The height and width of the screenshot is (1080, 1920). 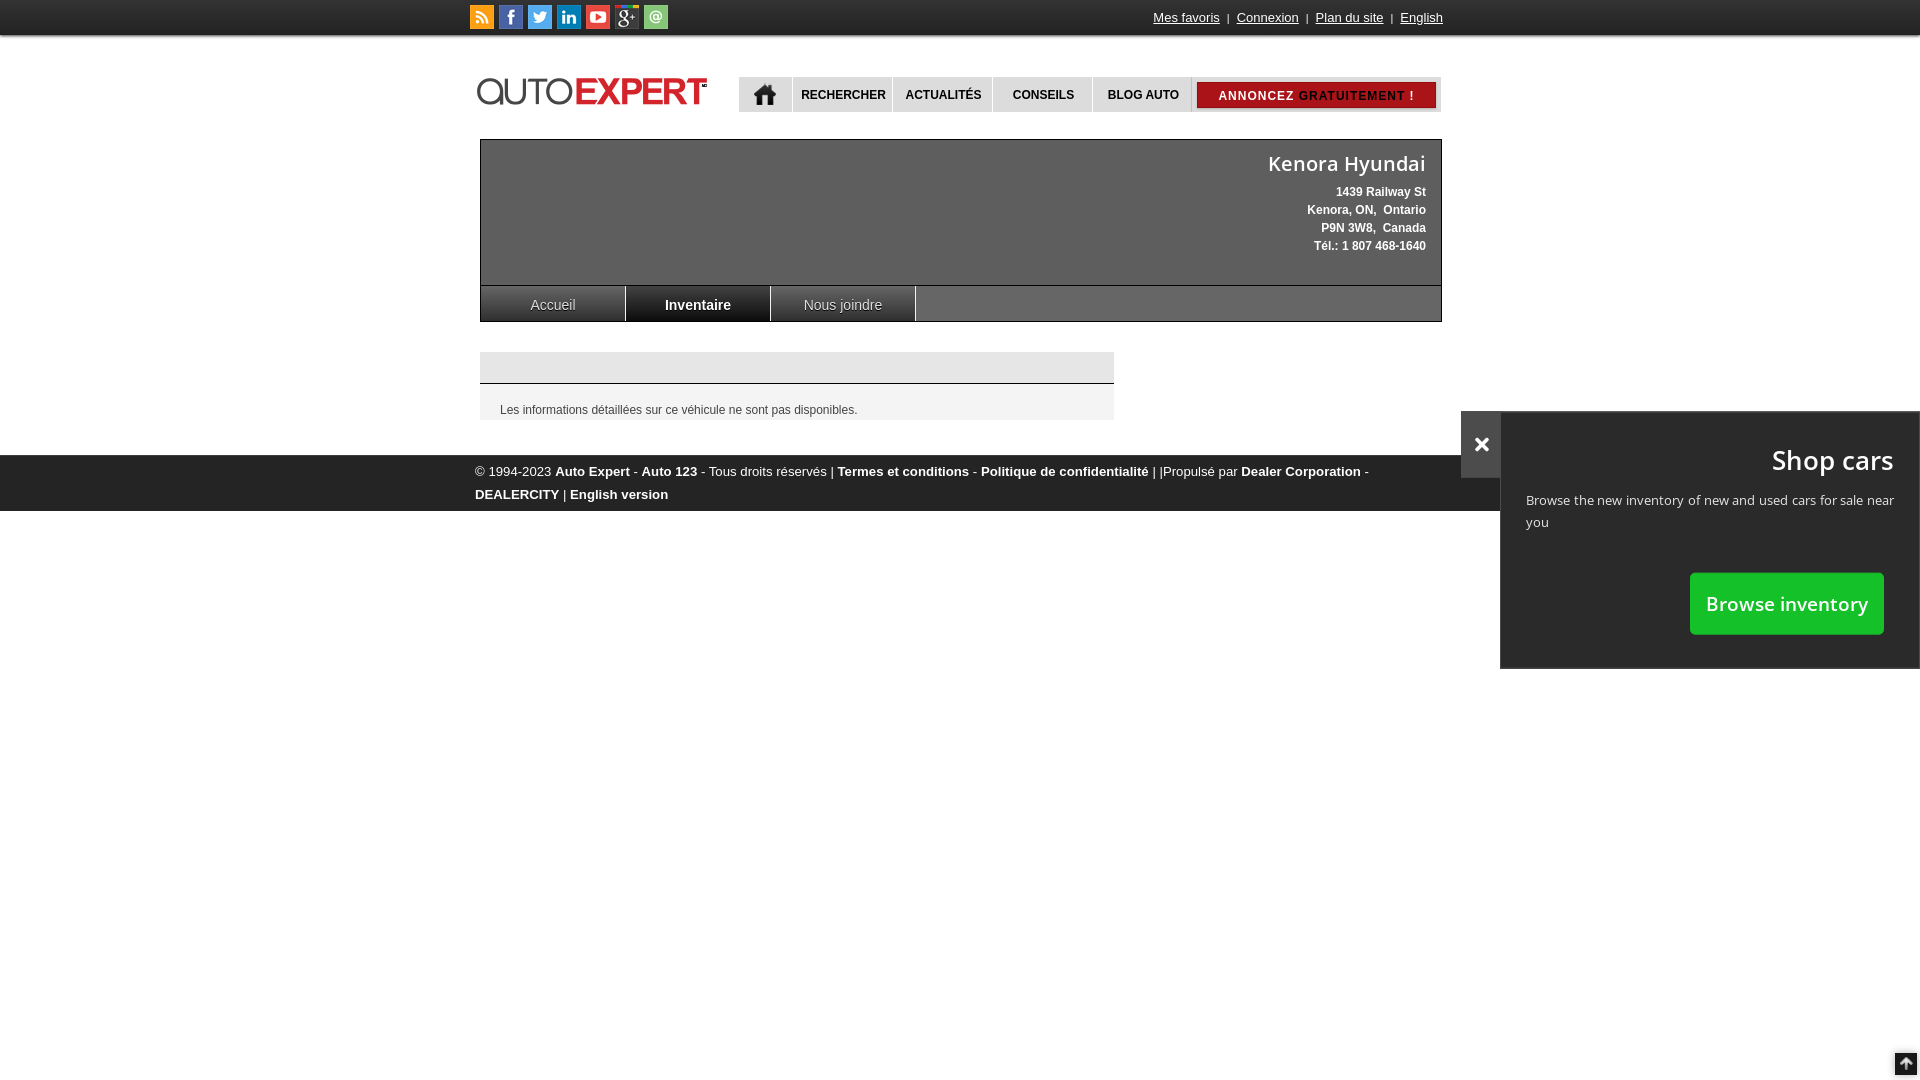 I want to click on 'RECHERCHER', so click(x=841, y=94).